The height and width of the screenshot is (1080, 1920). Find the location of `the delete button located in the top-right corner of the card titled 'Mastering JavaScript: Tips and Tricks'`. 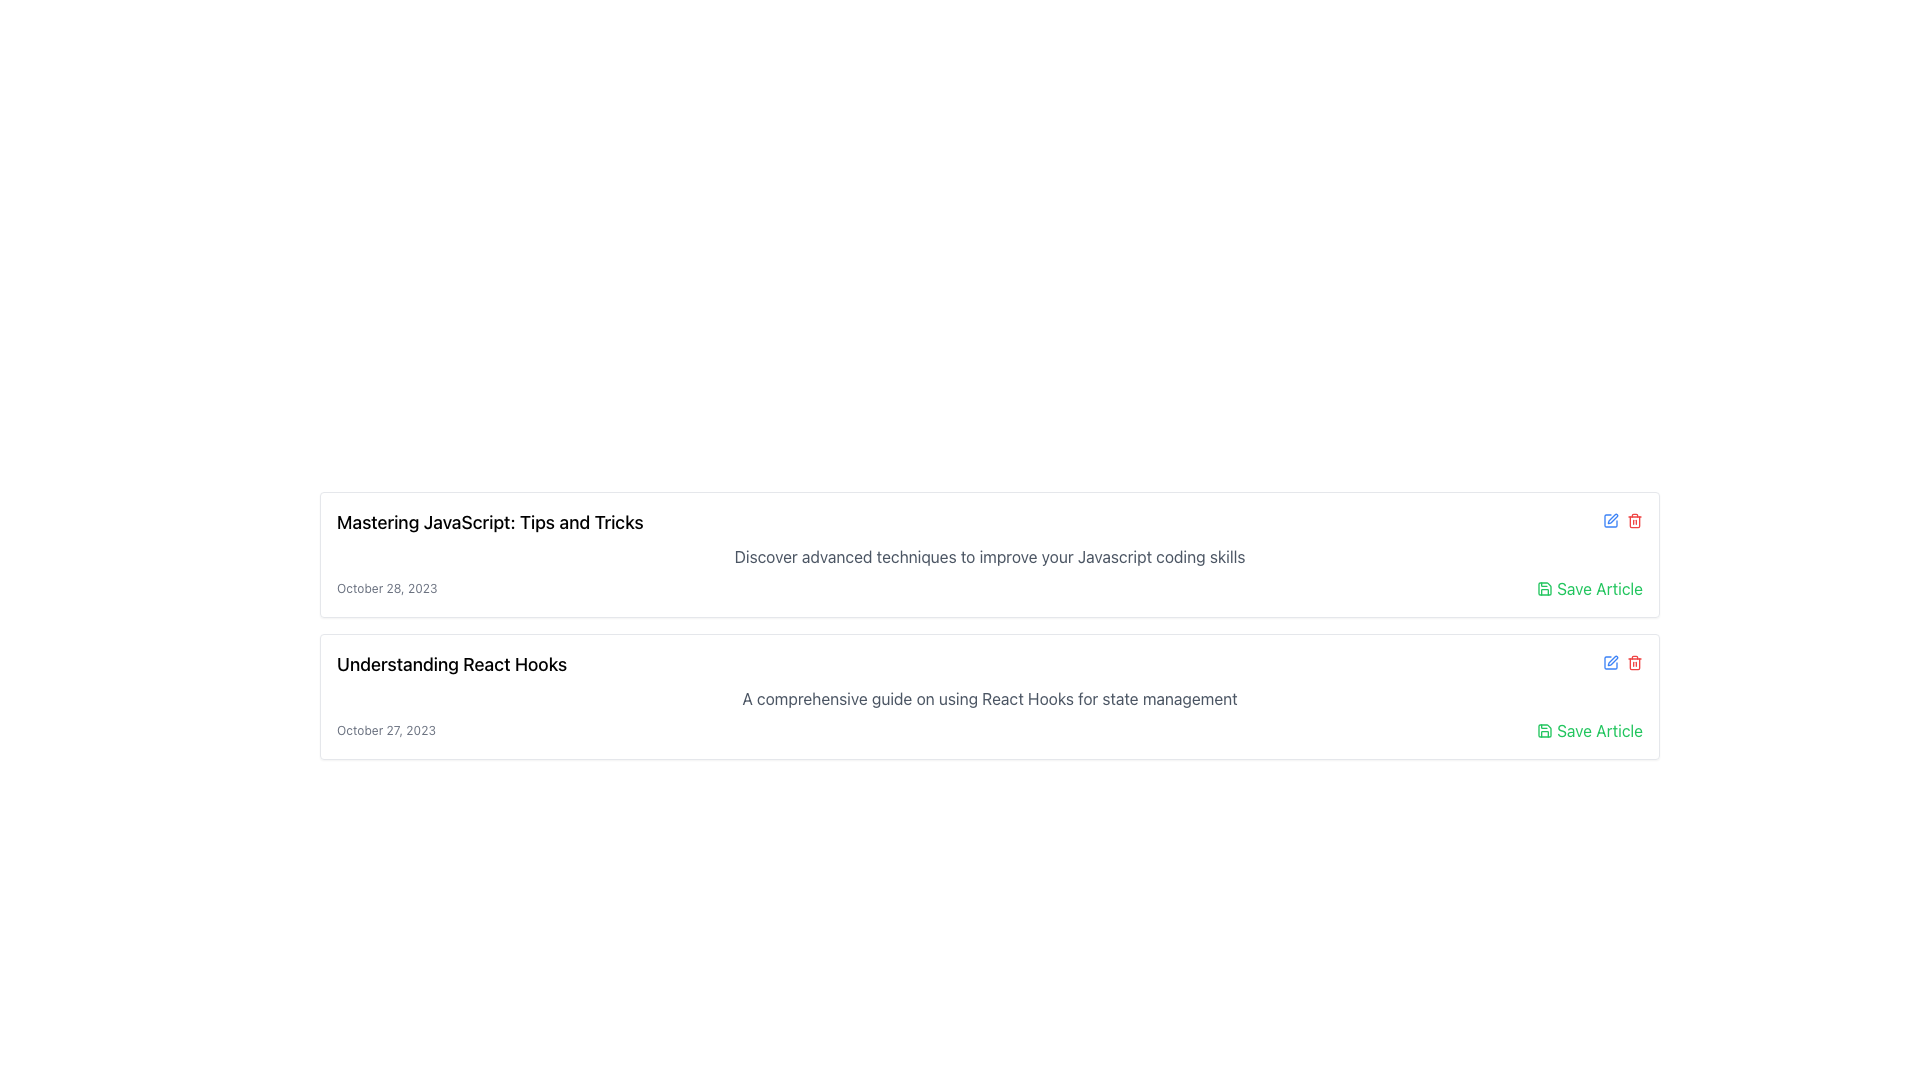

the delete button located in the top-right corner of the card titled 'Mastering JavaScript: Tips and Tricks' is located at coordinates (1622, 522).